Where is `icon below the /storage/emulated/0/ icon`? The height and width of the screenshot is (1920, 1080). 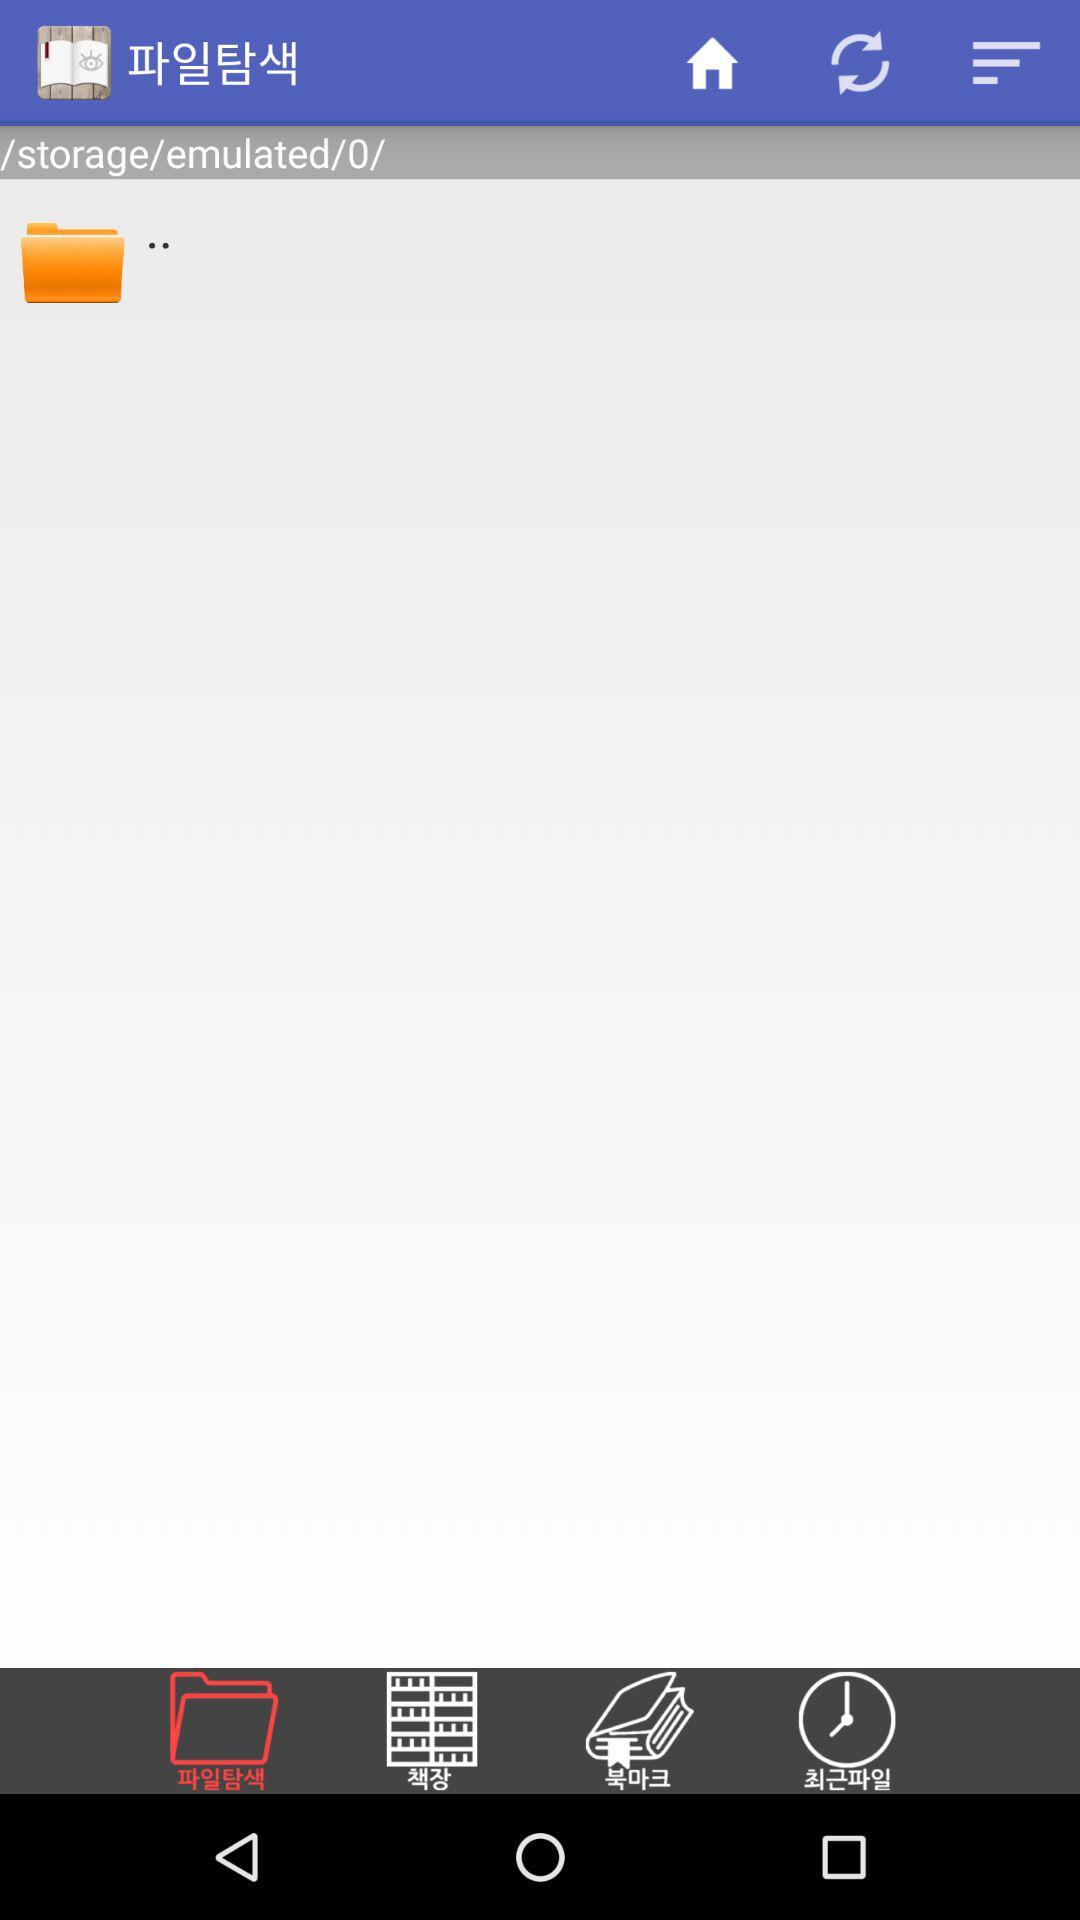 icon below the /storage/emulated/0/ icon is located at coordinates (71, 257).